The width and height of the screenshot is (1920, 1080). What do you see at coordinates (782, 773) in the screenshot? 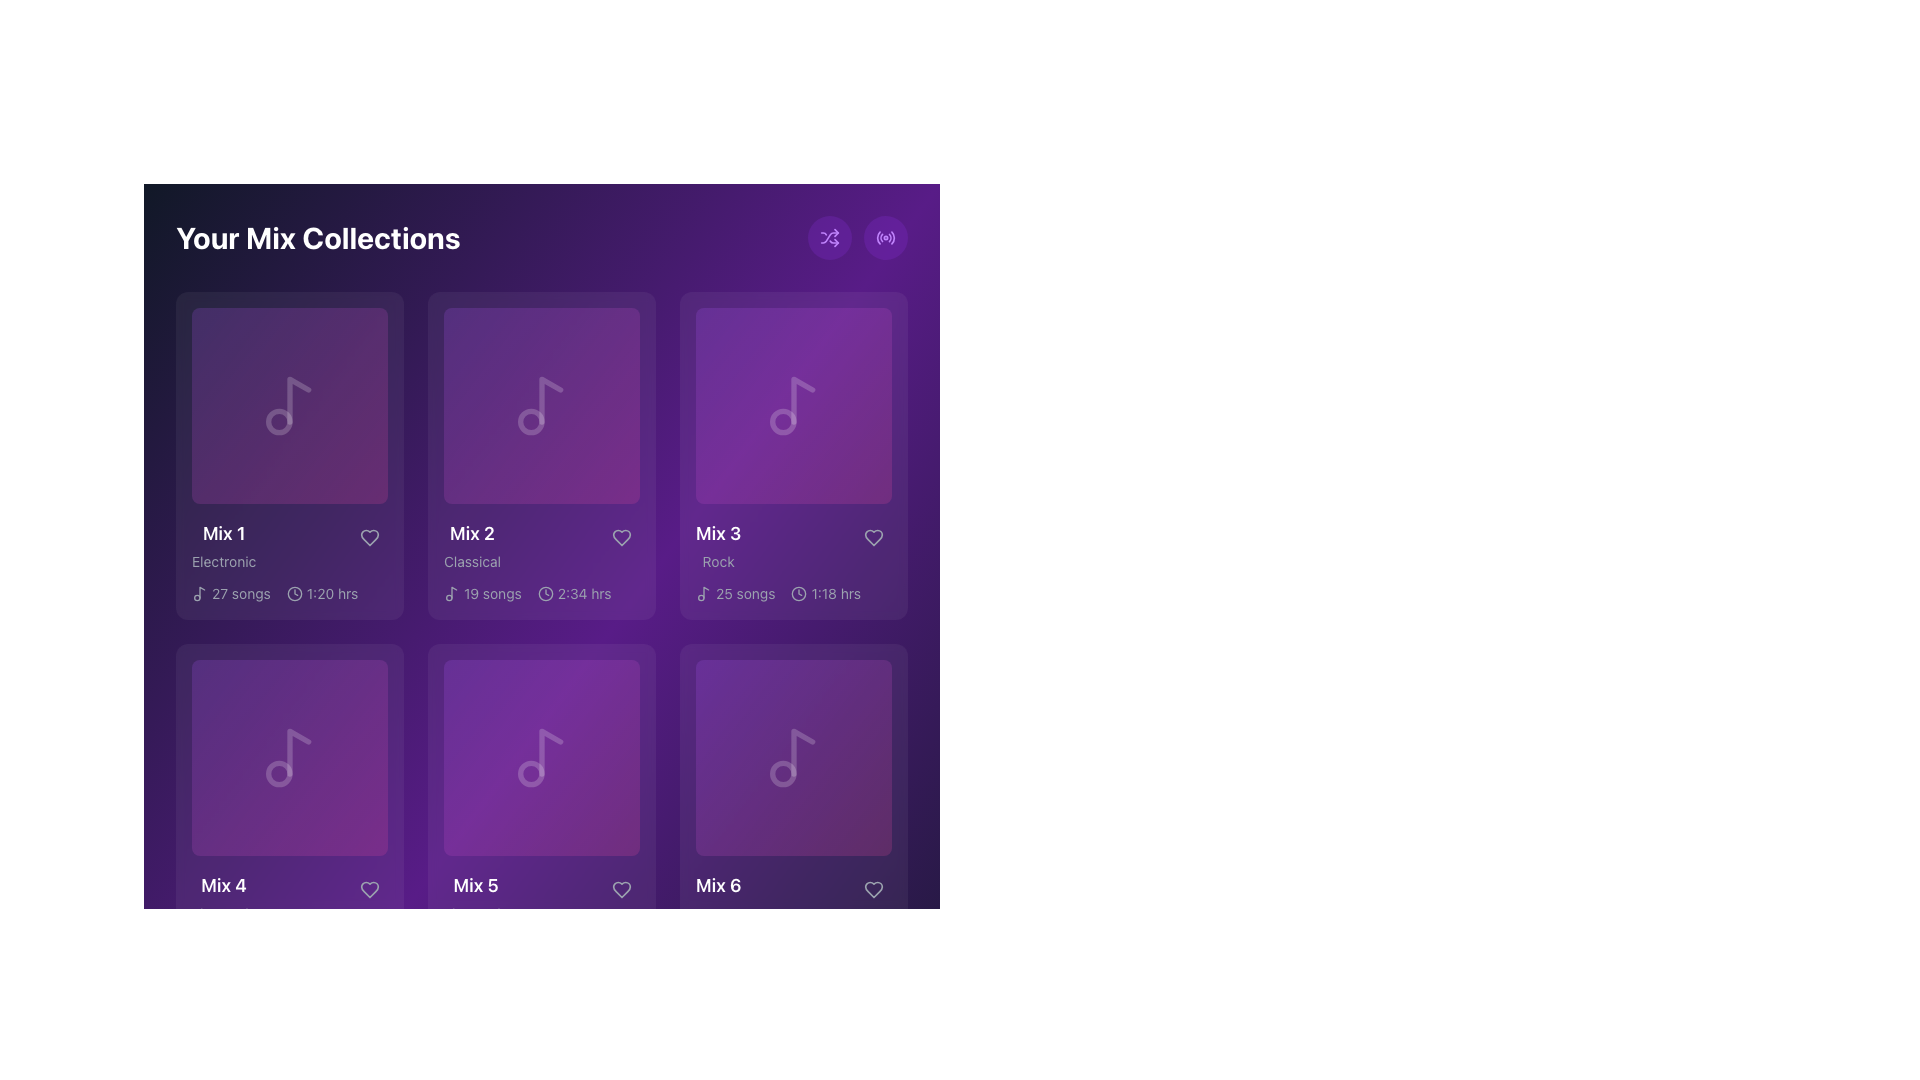
I see `the small circular graphic element located centrally within the lower segment of the music note icon in the 'Mix 6' card` at bounding box center [782, 773].